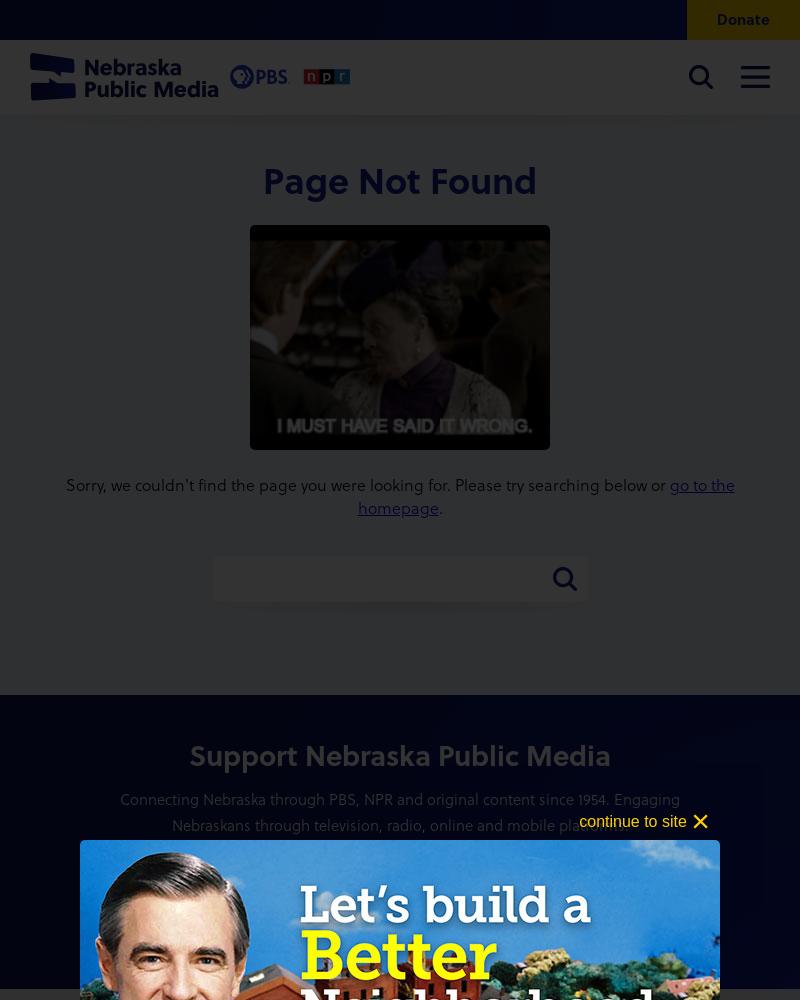 The height and width of the screenshot is (1000, 800). What do you see at coordinates (488, 429) in the screenshot?
I see `'With volunteer fire departments in Nebraska struggling to recruit, could some towns fill those gaps by recruiting more People of Color?'` at bounding box center [488, 429].